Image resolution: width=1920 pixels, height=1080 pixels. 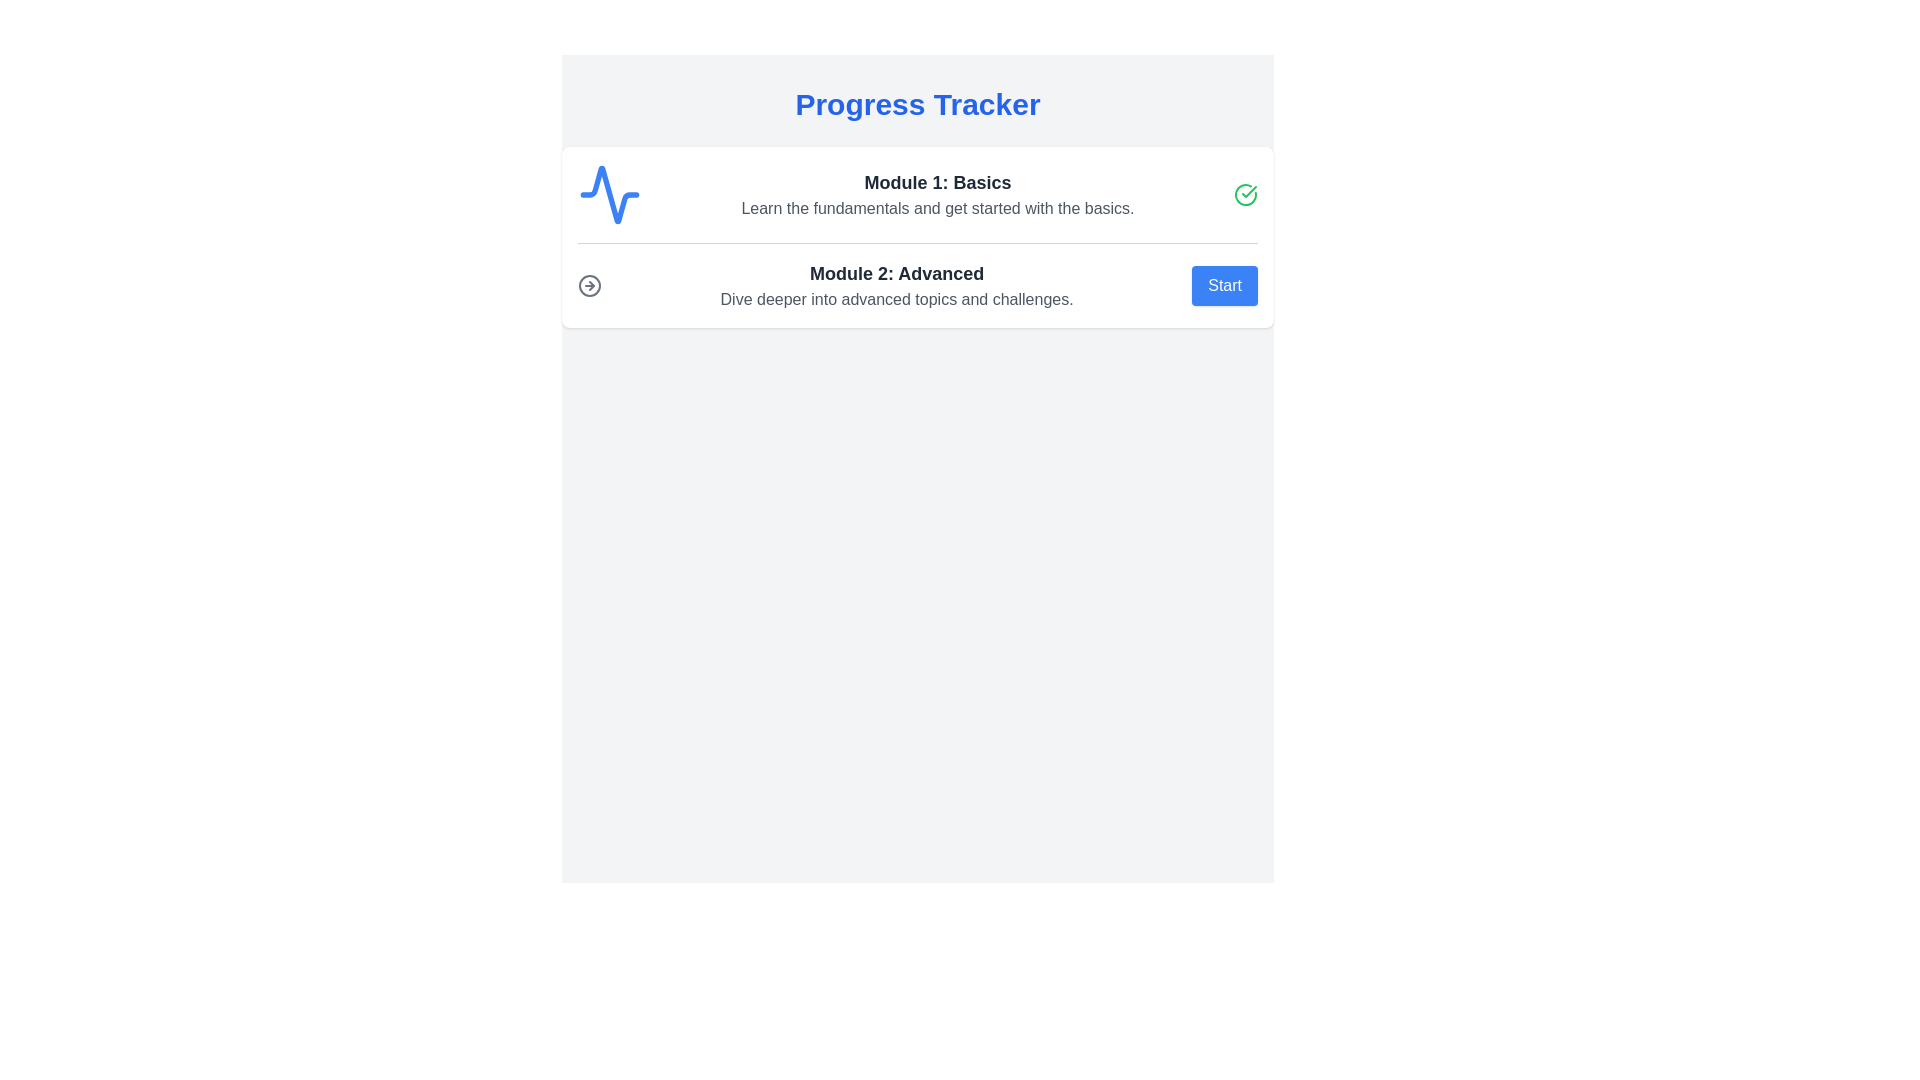 What do you see at coordinates (896, 300) in the screenshot?
I see `static text label displaying 'Dive deeper into advanced topics and challenges.' located below the heading 'Module 2: Advanced' in the Progress Tracker interface for informational purposes` at bounding box center [896, 300].